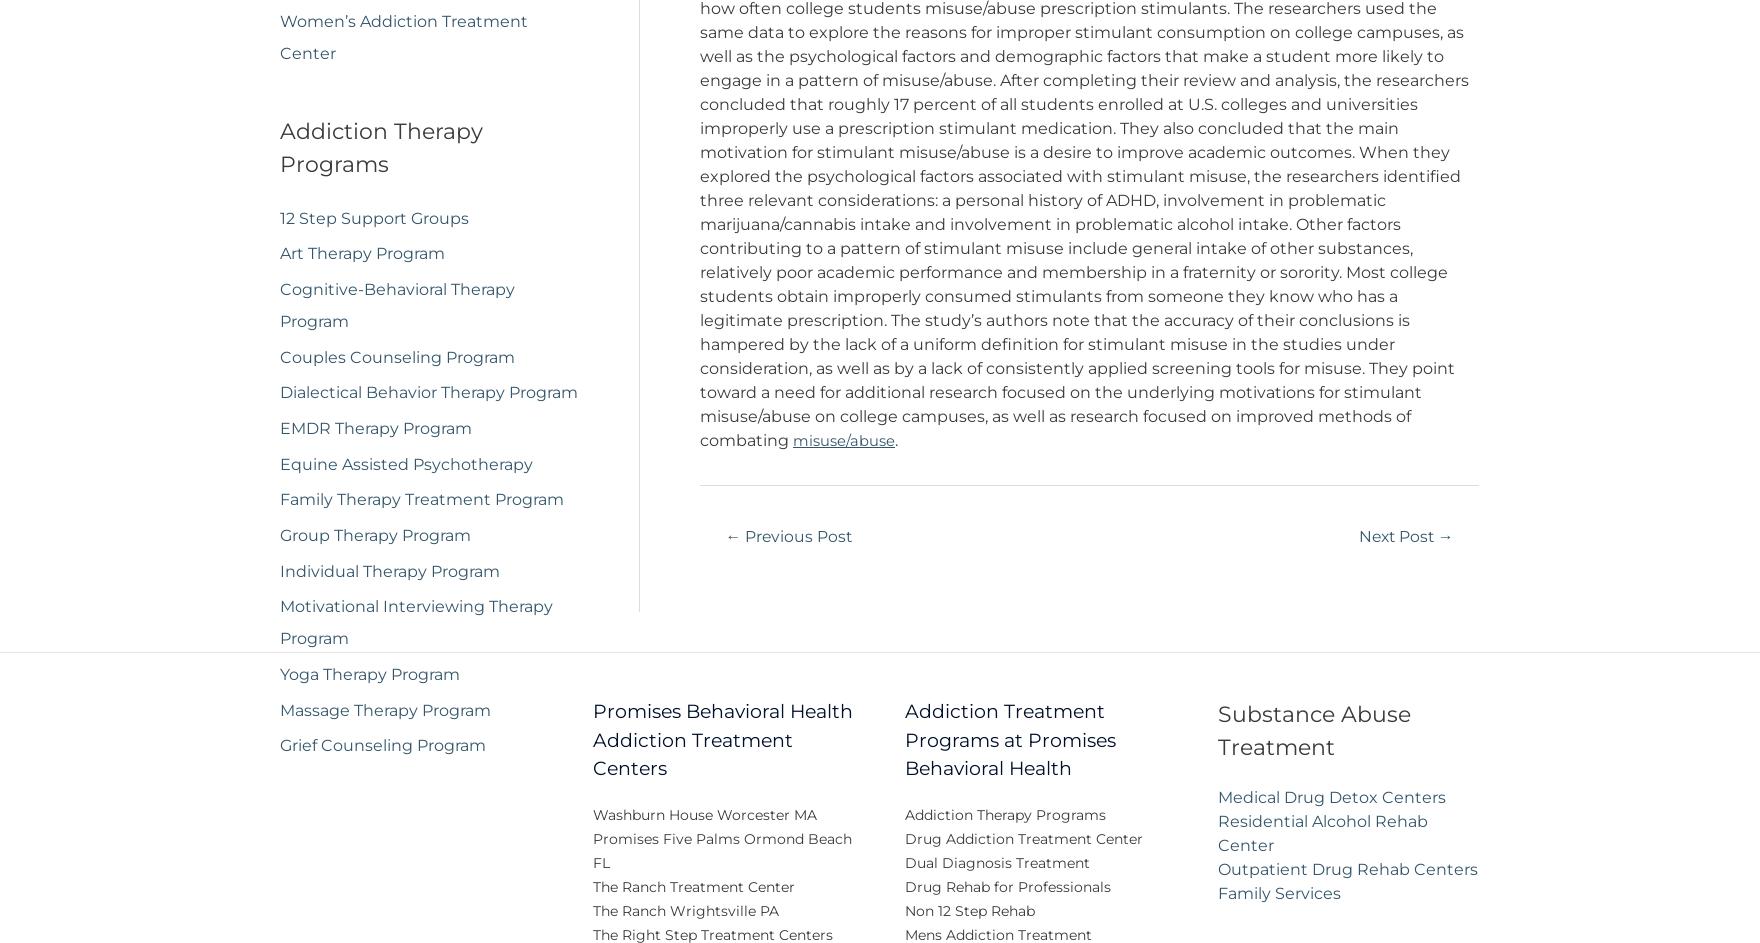 The image size is (1760, 943). Describe the element at coordinates (802, 537) in the screenshot. I see `'Previous Post'` at that location.